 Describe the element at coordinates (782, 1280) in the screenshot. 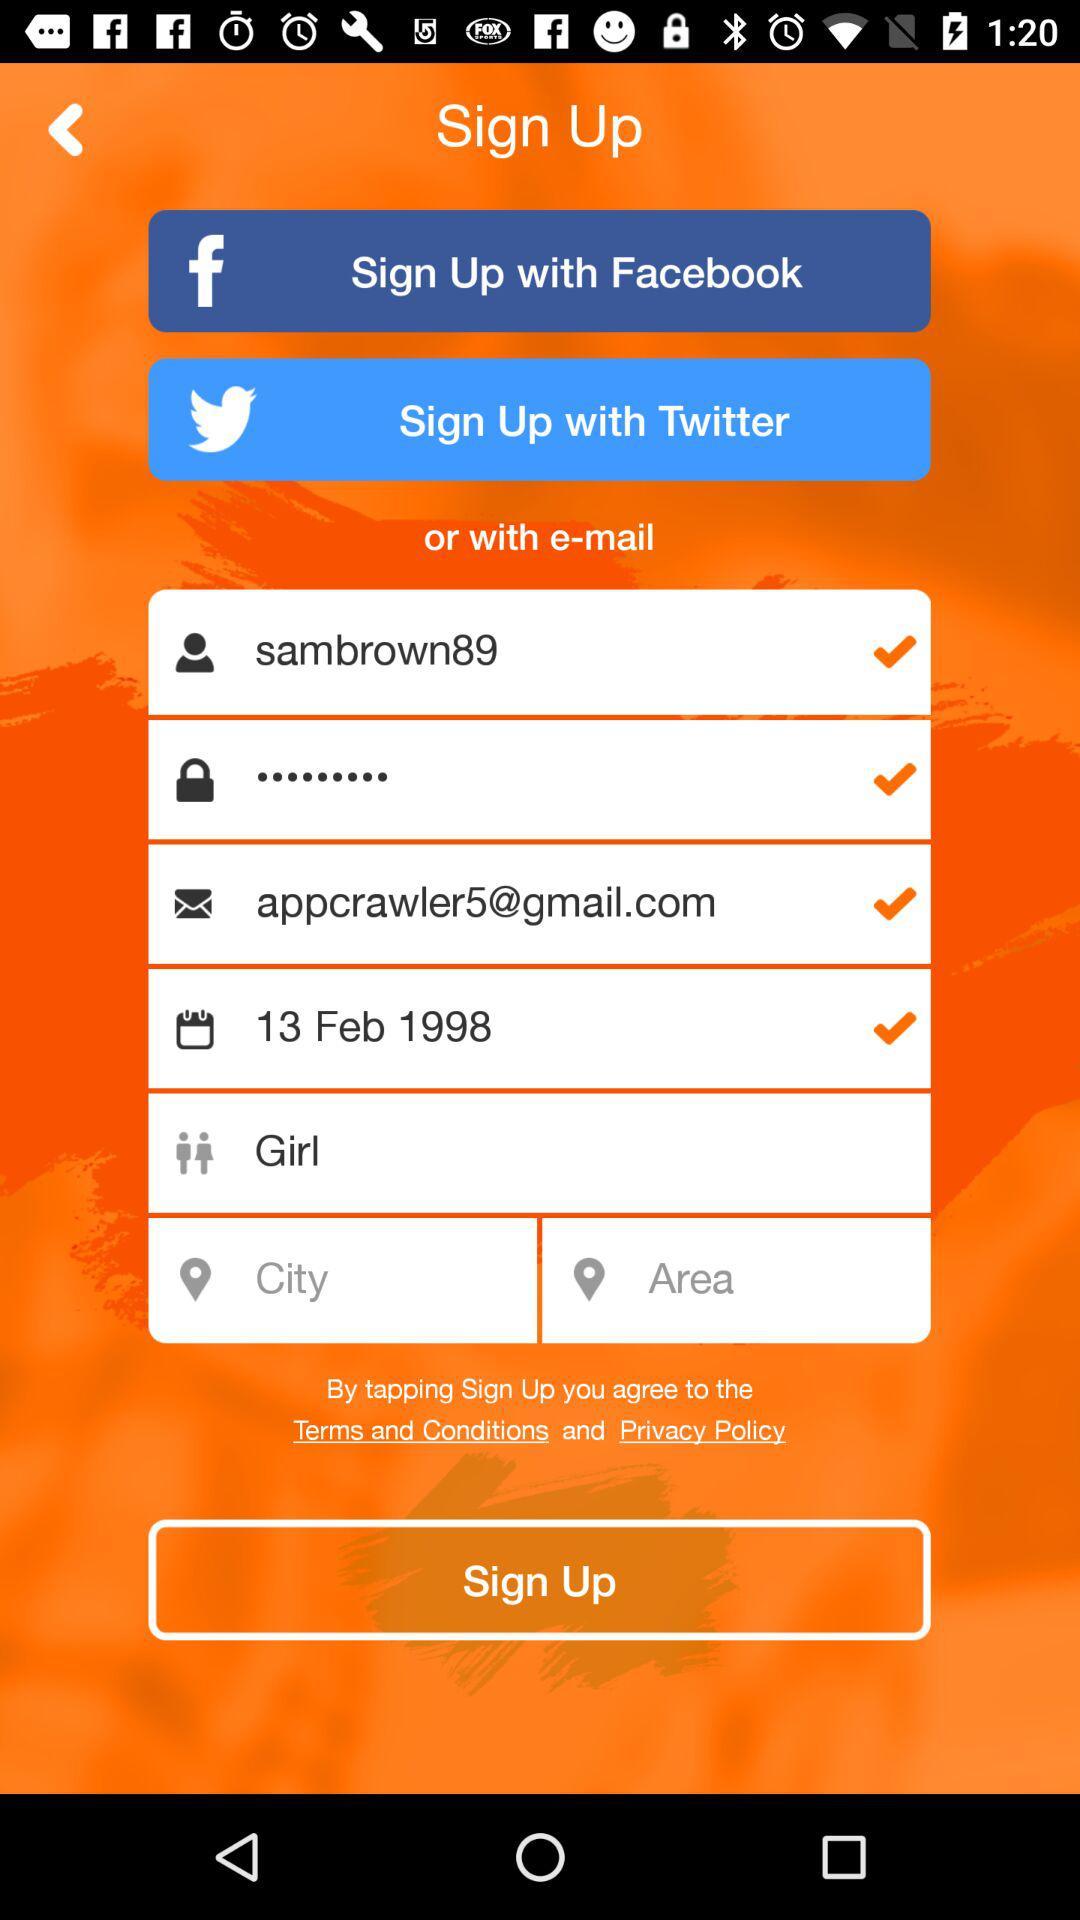

I see `your area` at that location.